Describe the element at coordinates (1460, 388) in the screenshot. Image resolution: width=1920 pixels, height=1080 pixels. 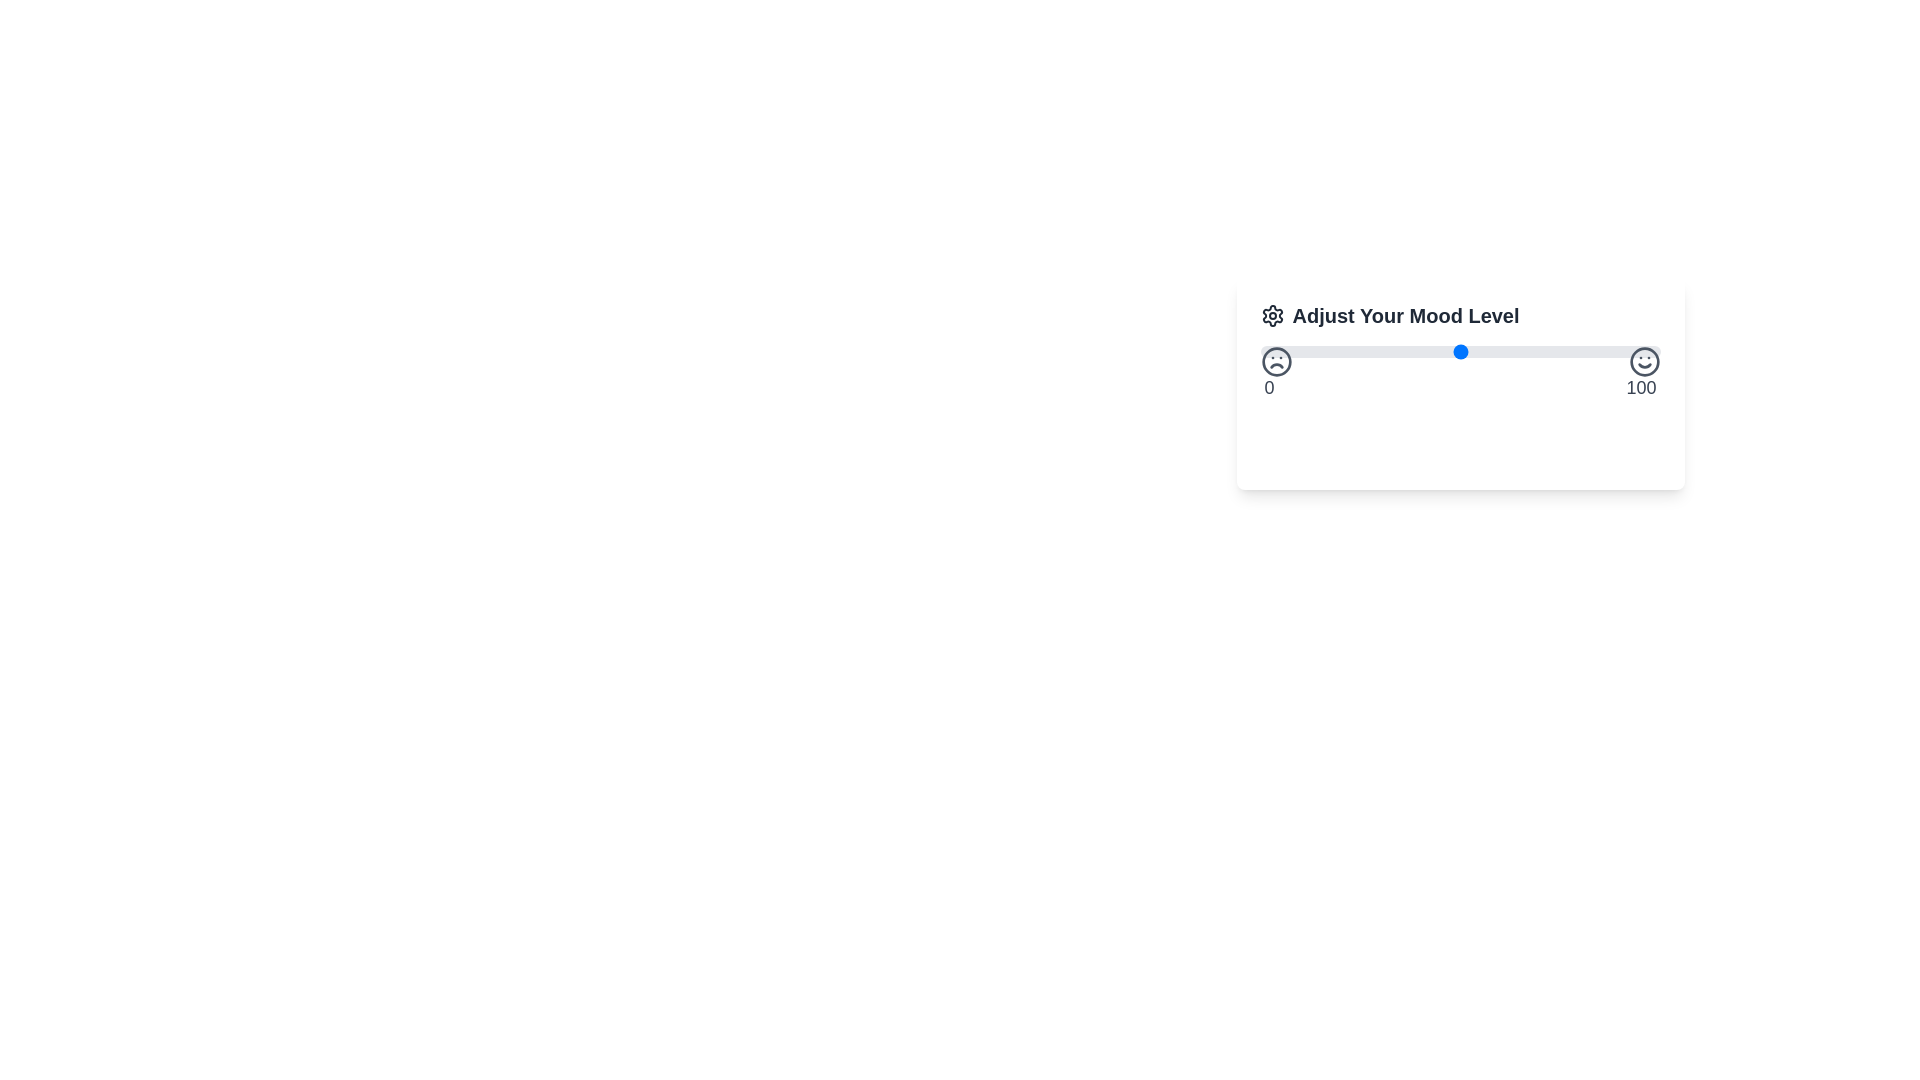
I see `the static text label displaying the range '0 to 100' located below the mood level slider in the 'Adjust Your Mood Level' component` at that location.